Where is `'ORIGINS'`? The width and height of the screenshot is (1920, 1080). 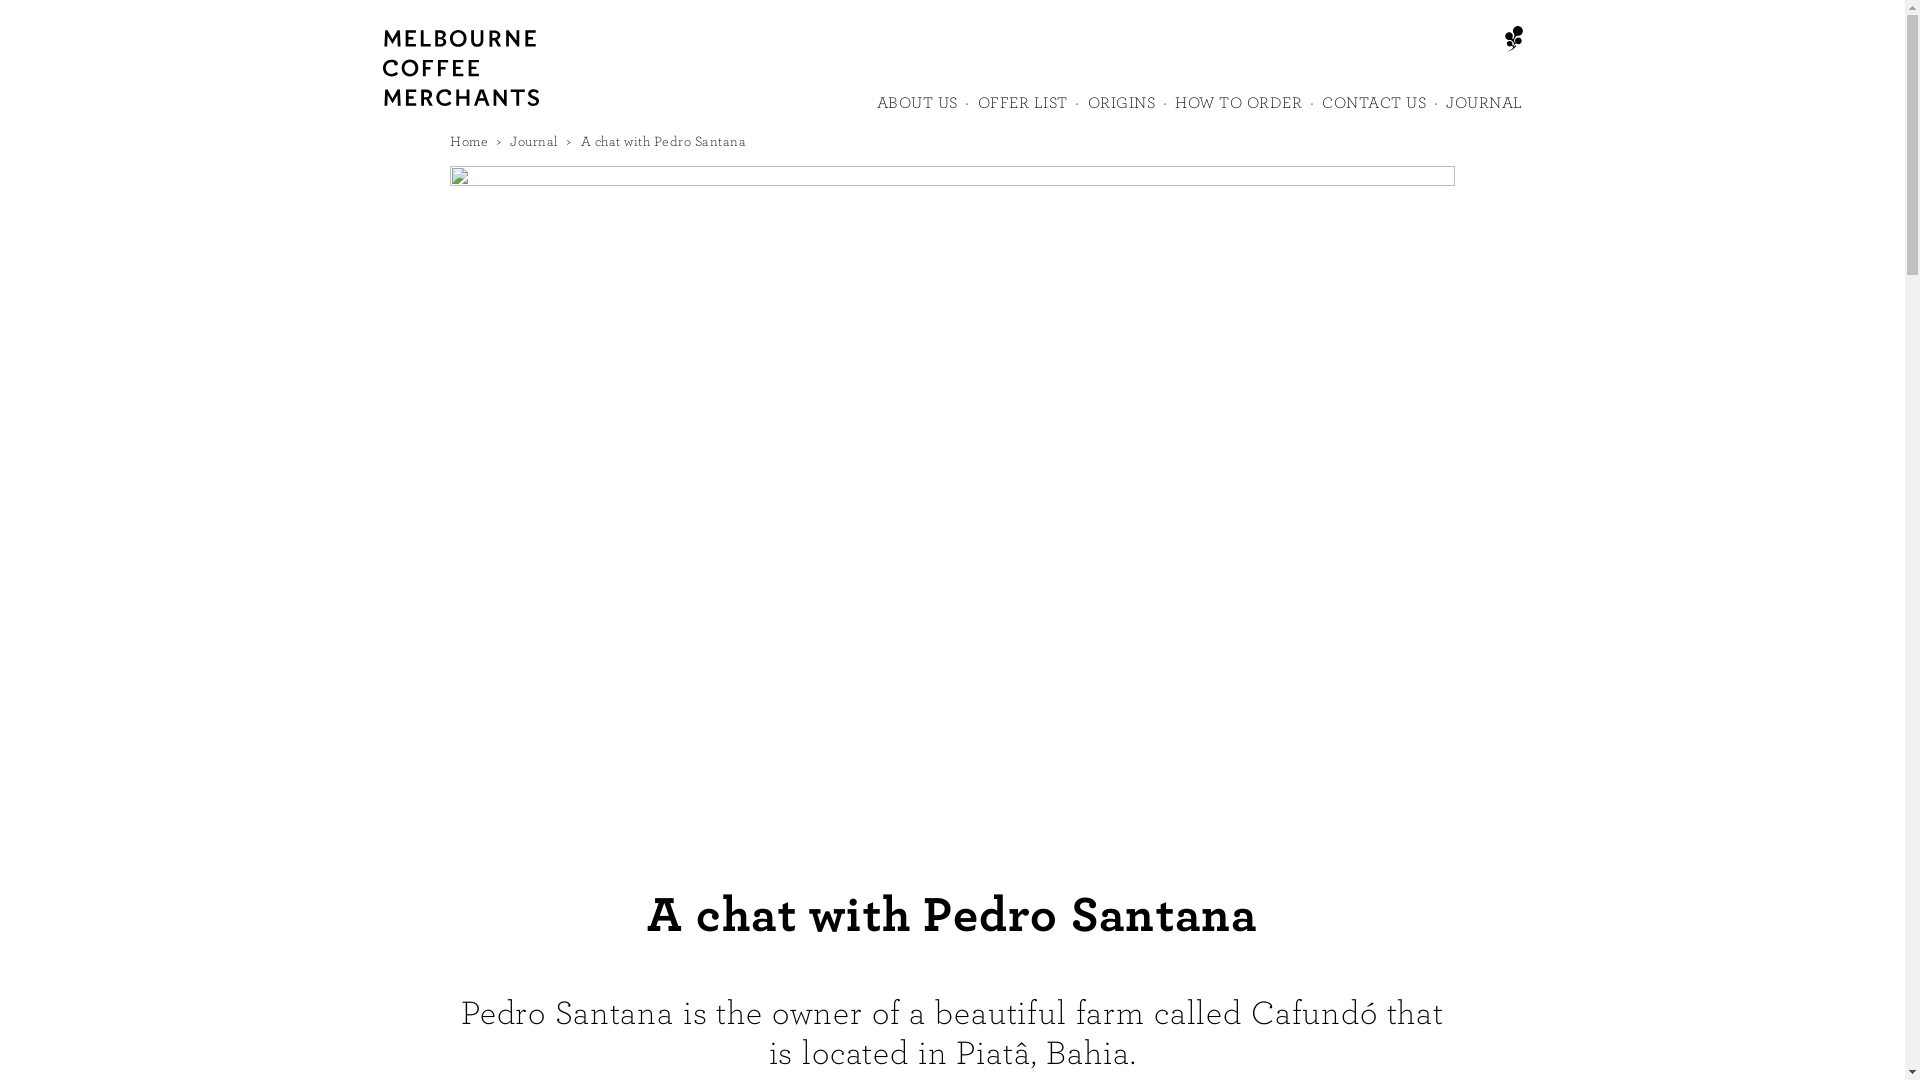 'ORIGINS' is located at coordinates (1122, 111).